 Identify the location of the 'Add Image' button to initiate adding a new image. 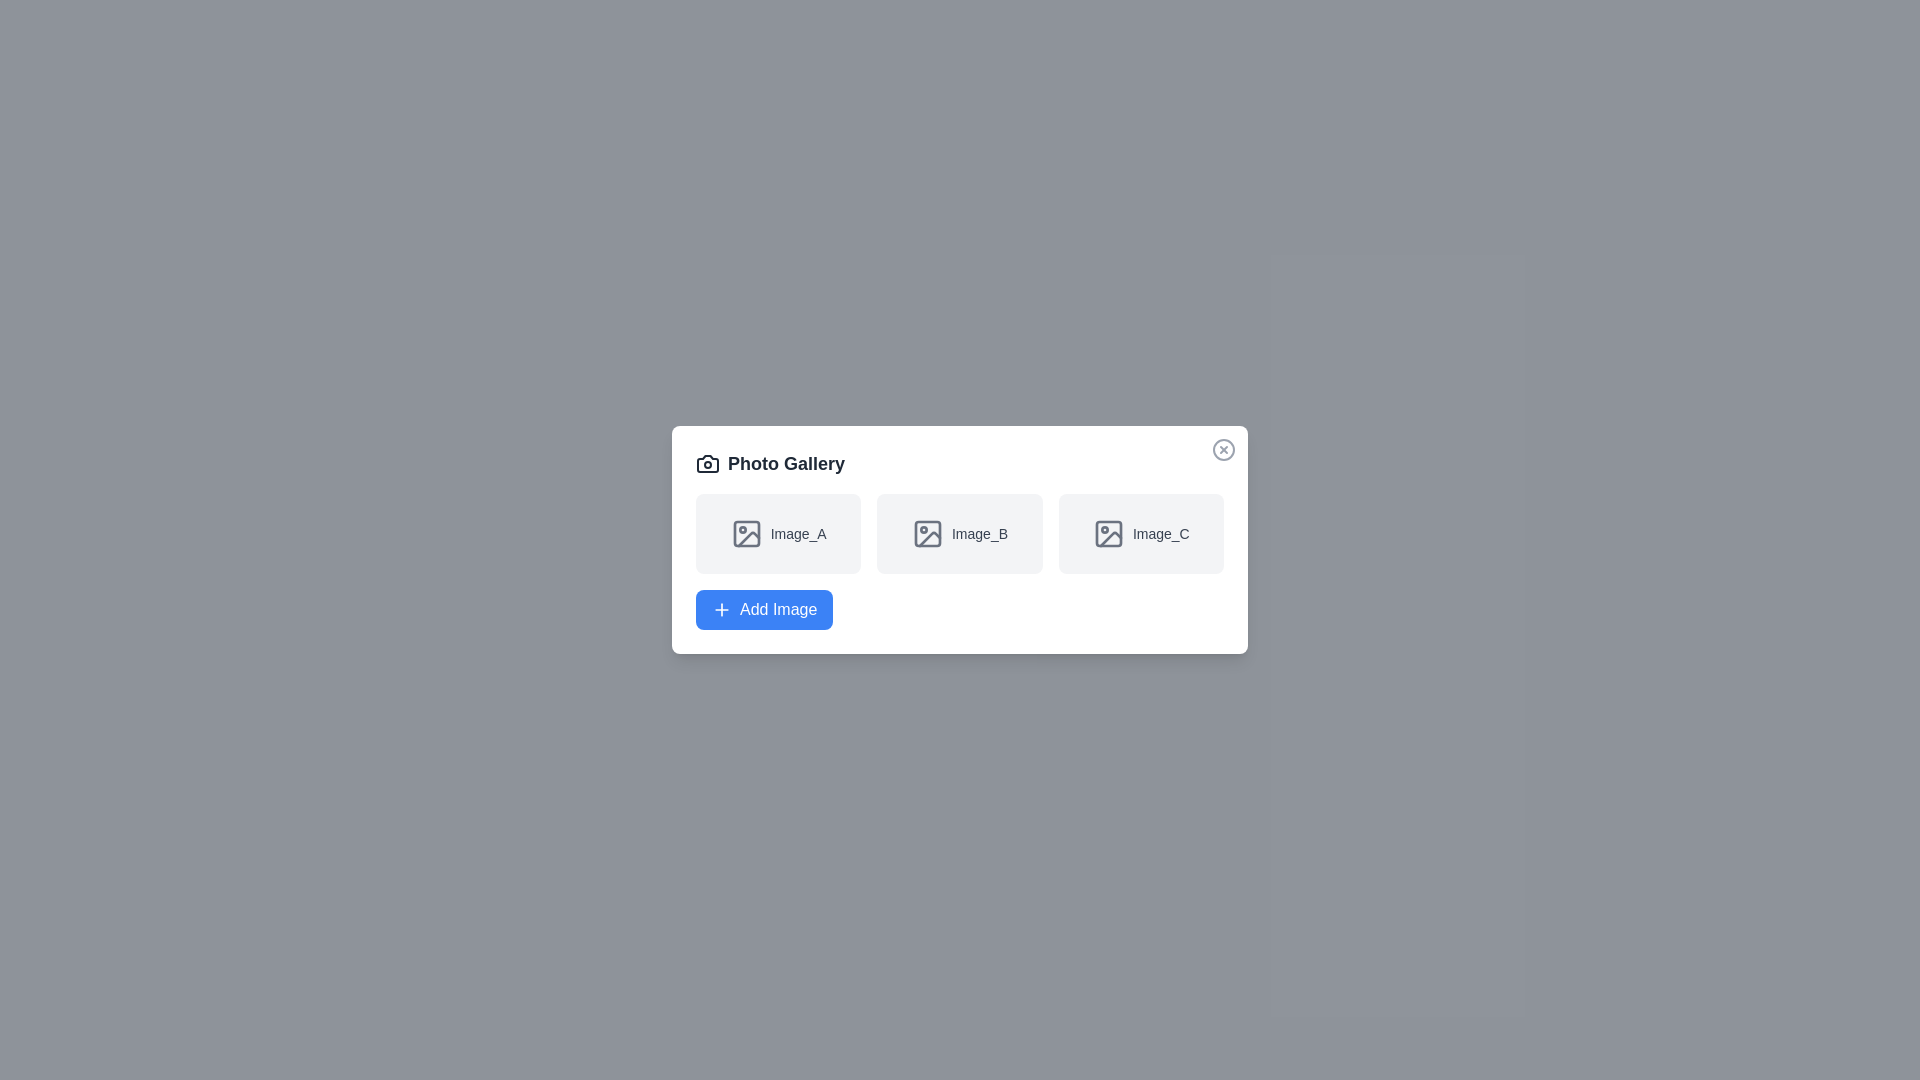
(763, 608).